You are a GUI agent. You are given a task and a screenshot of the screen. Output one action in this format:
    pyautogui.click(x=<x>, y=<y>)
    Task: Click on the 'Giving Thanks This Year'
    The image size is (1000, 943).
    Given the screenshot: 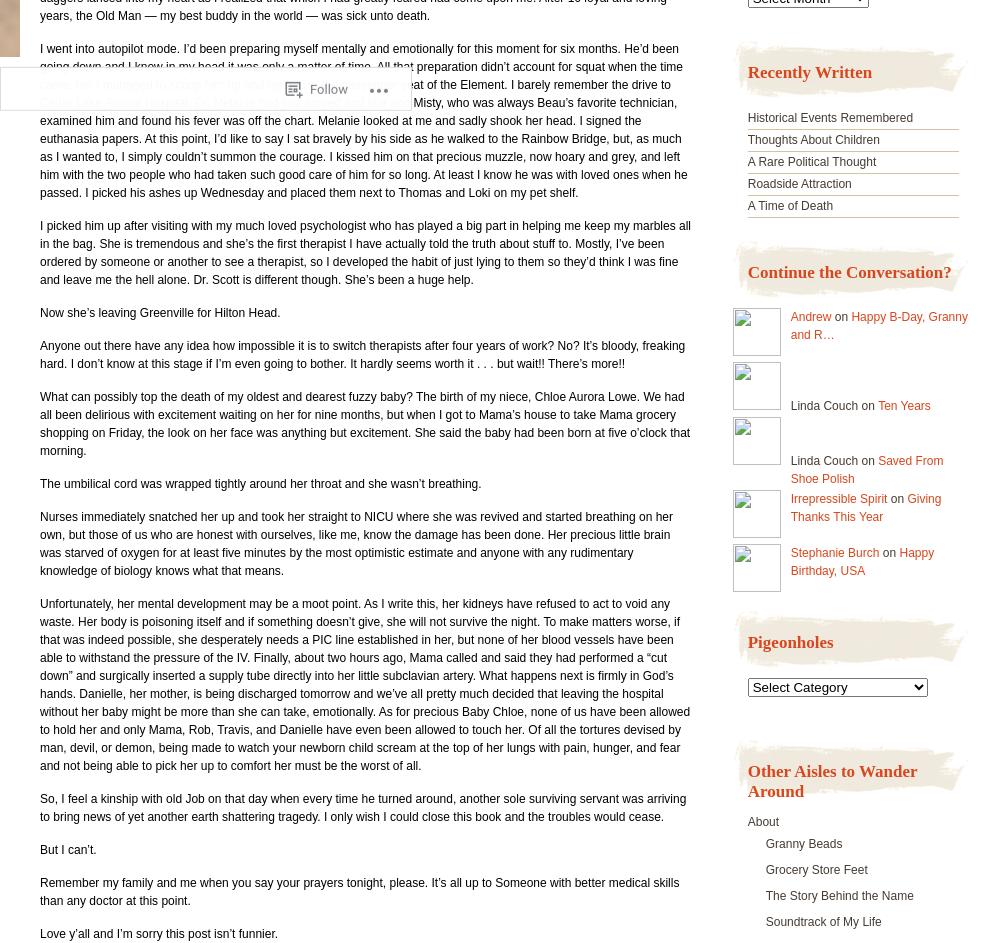 What is the action you would take?
    pyautogui.click(x=864, y=506)
    